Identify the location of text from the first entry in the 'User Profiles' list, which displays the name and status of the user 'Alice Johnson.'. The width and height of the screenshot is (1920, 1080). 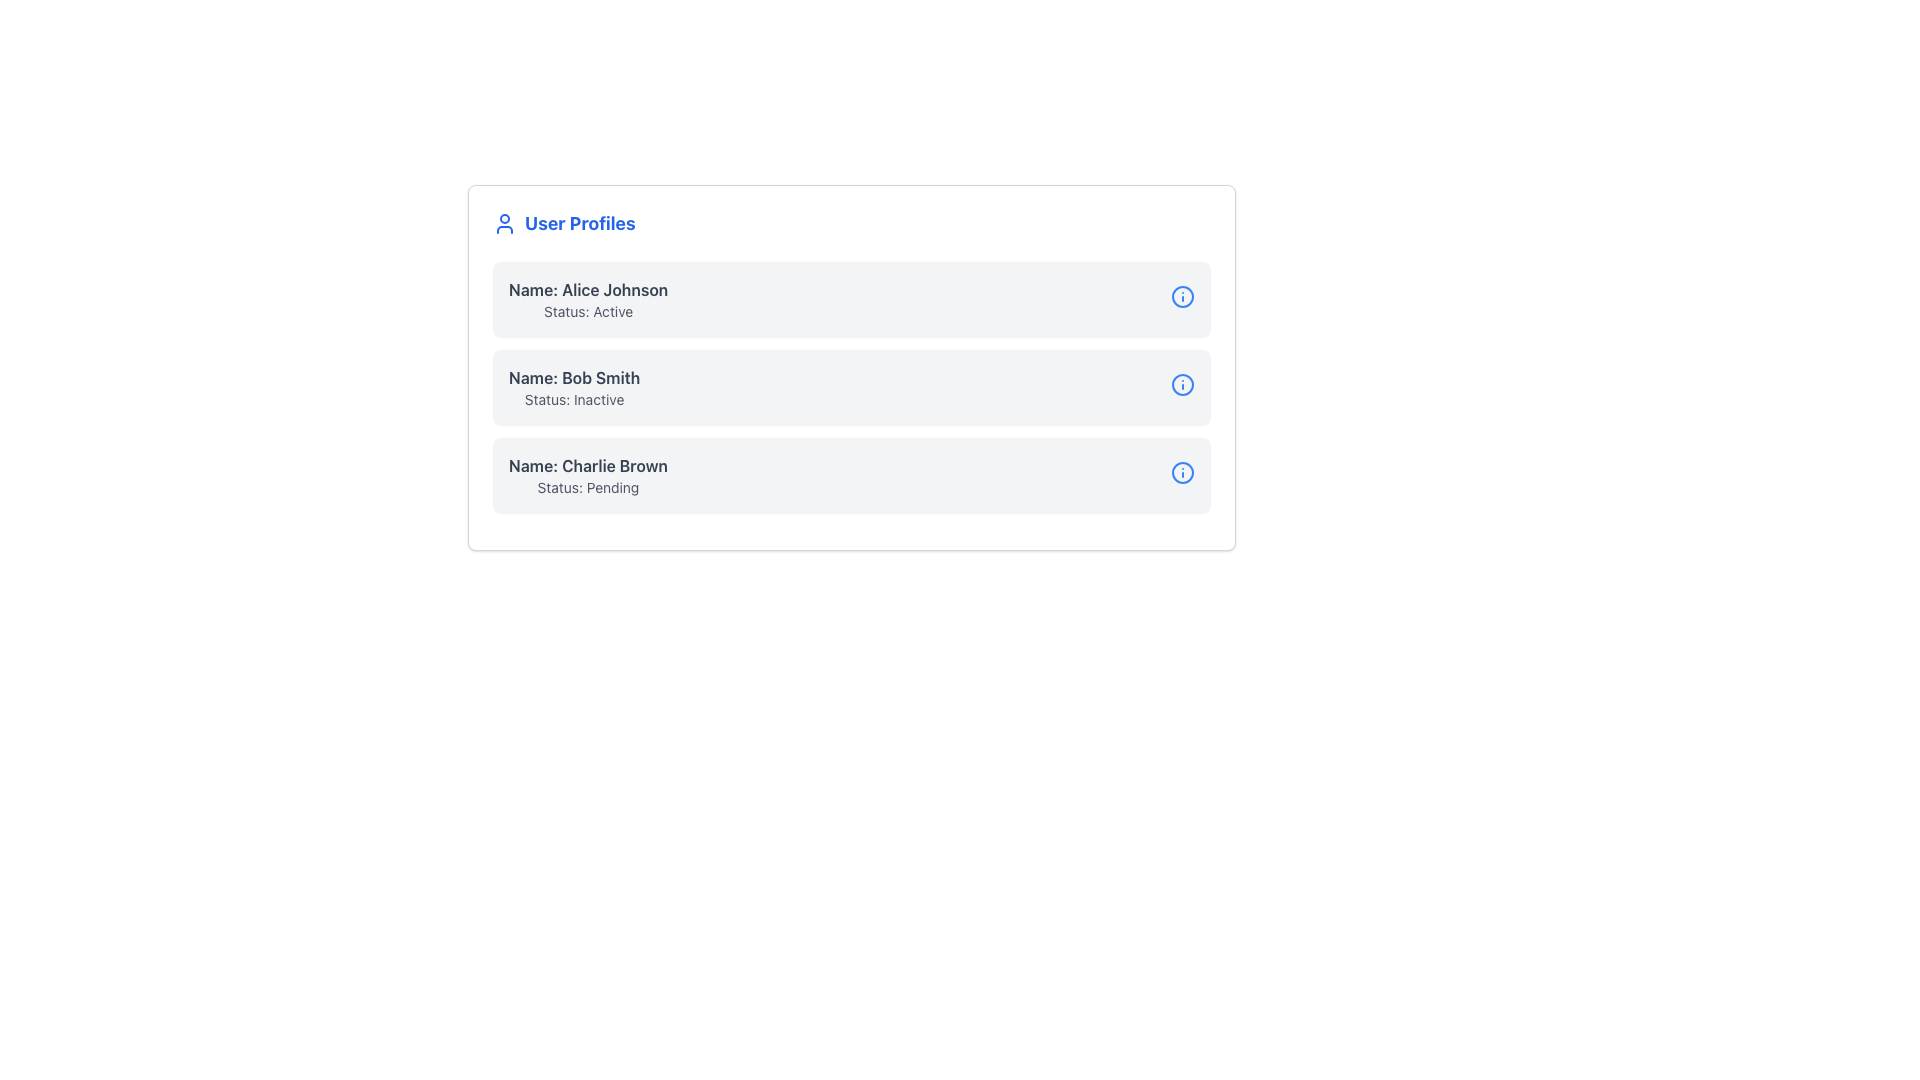
(587, 300).